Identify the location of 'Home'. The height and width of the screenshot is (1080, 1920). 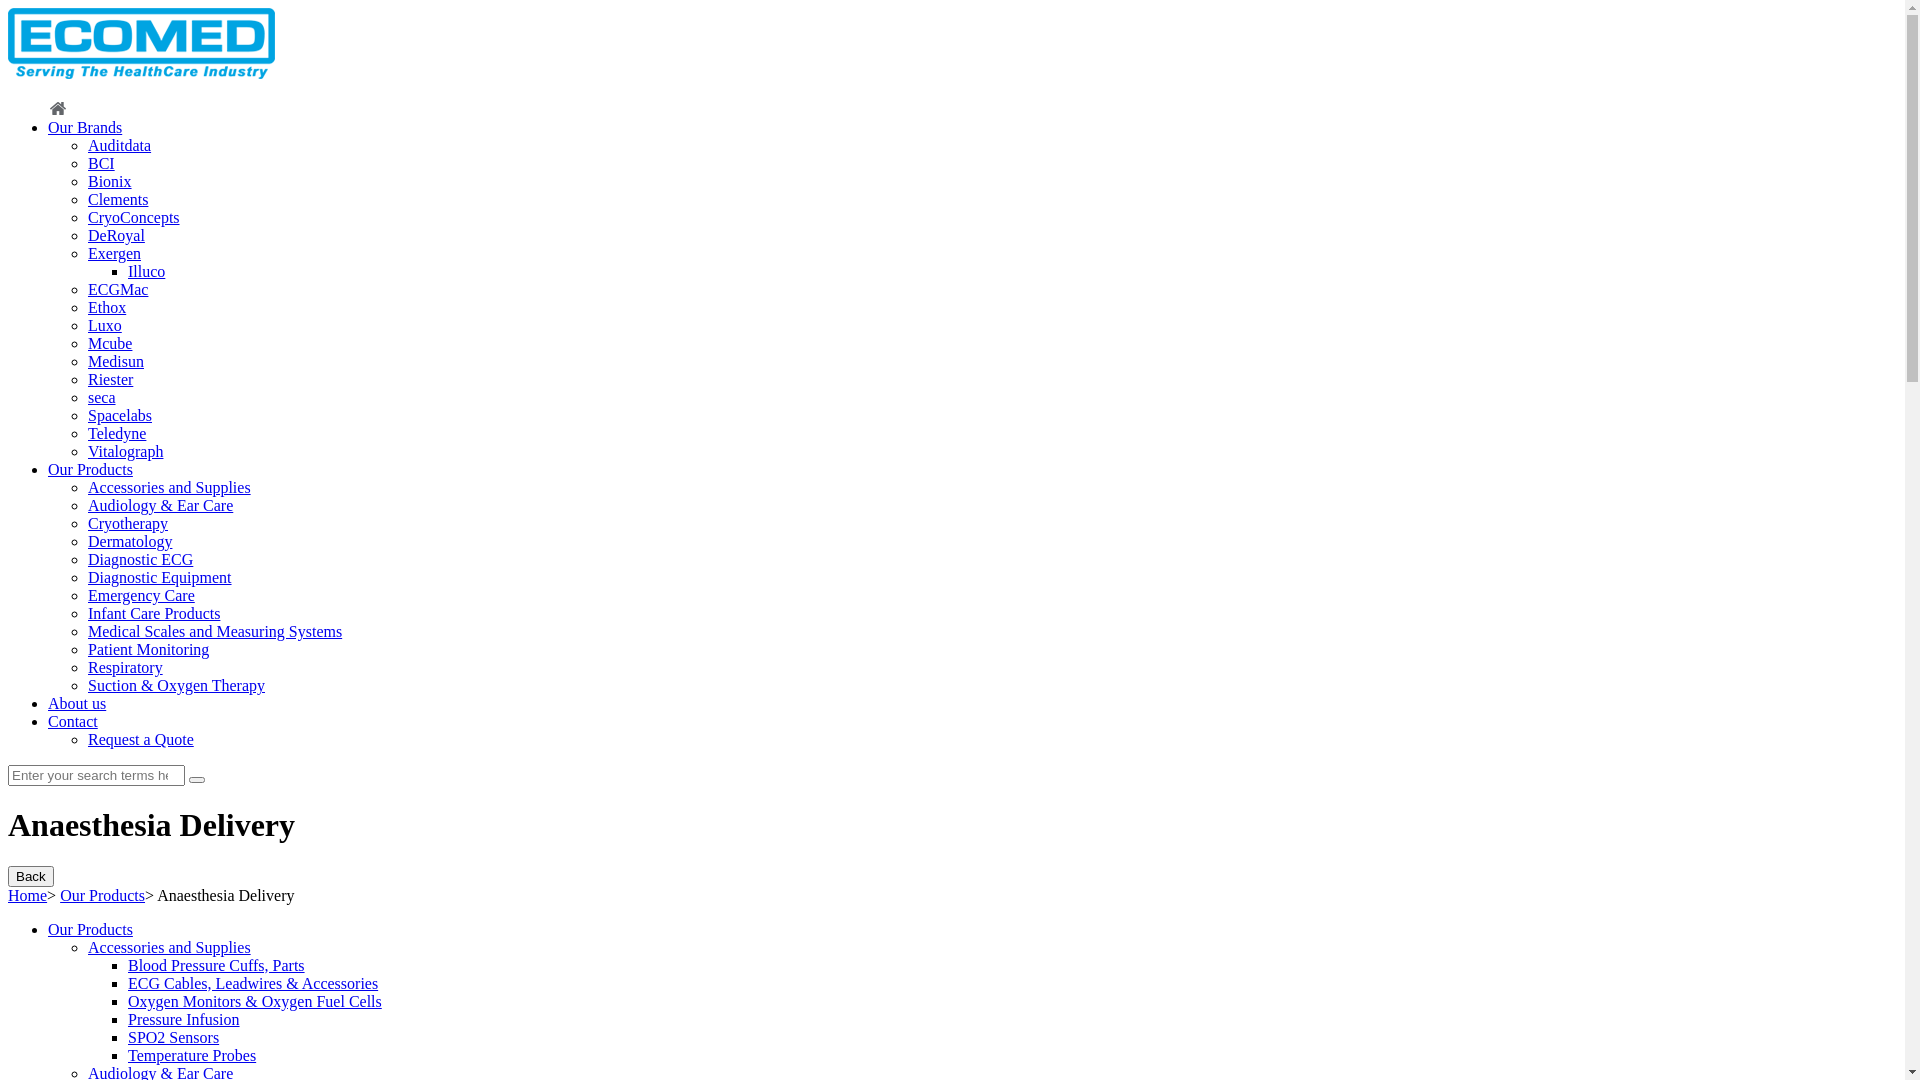
(27, 894).